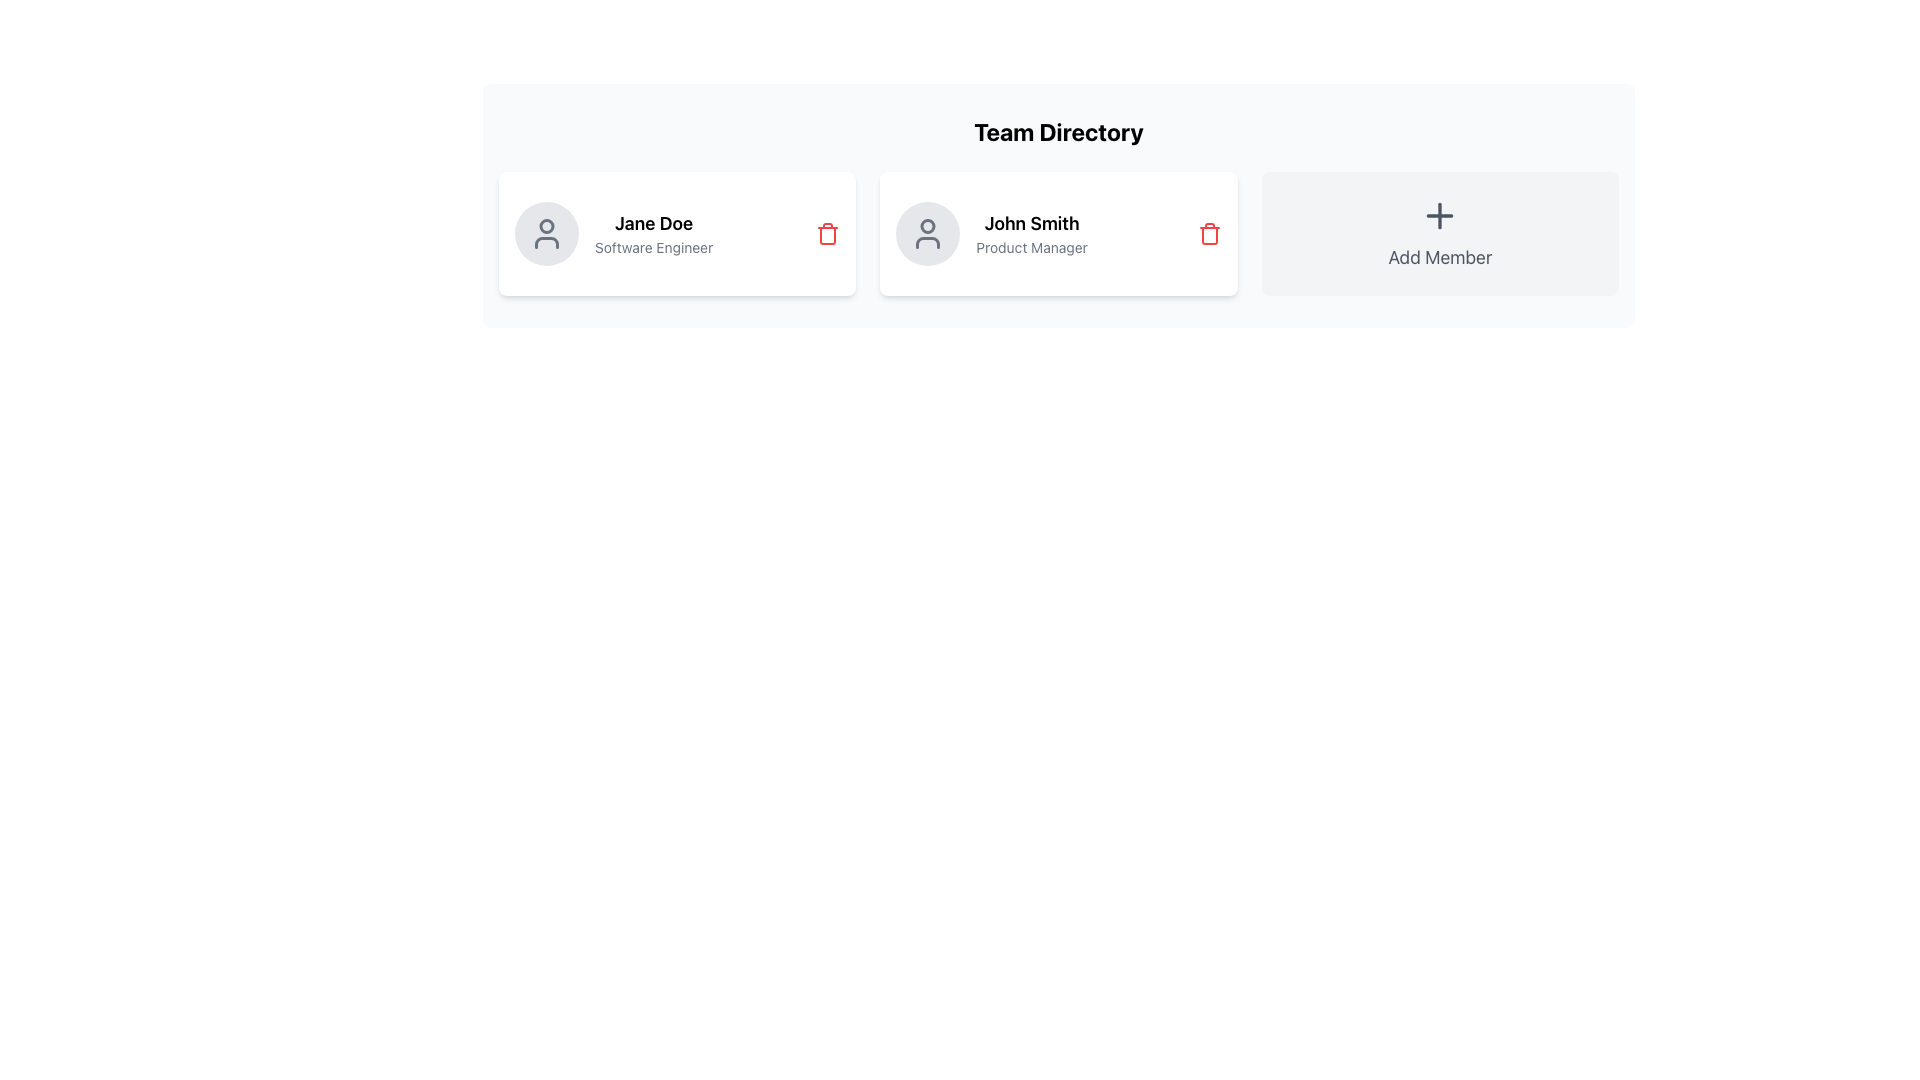  What do you see at coordinates (654, 223) in the screenshot?
I see `text label displaying the name 'Jane Doe', which is styled in bold characters and positioned at the top of a card layout` at bounding box center [654, 223].